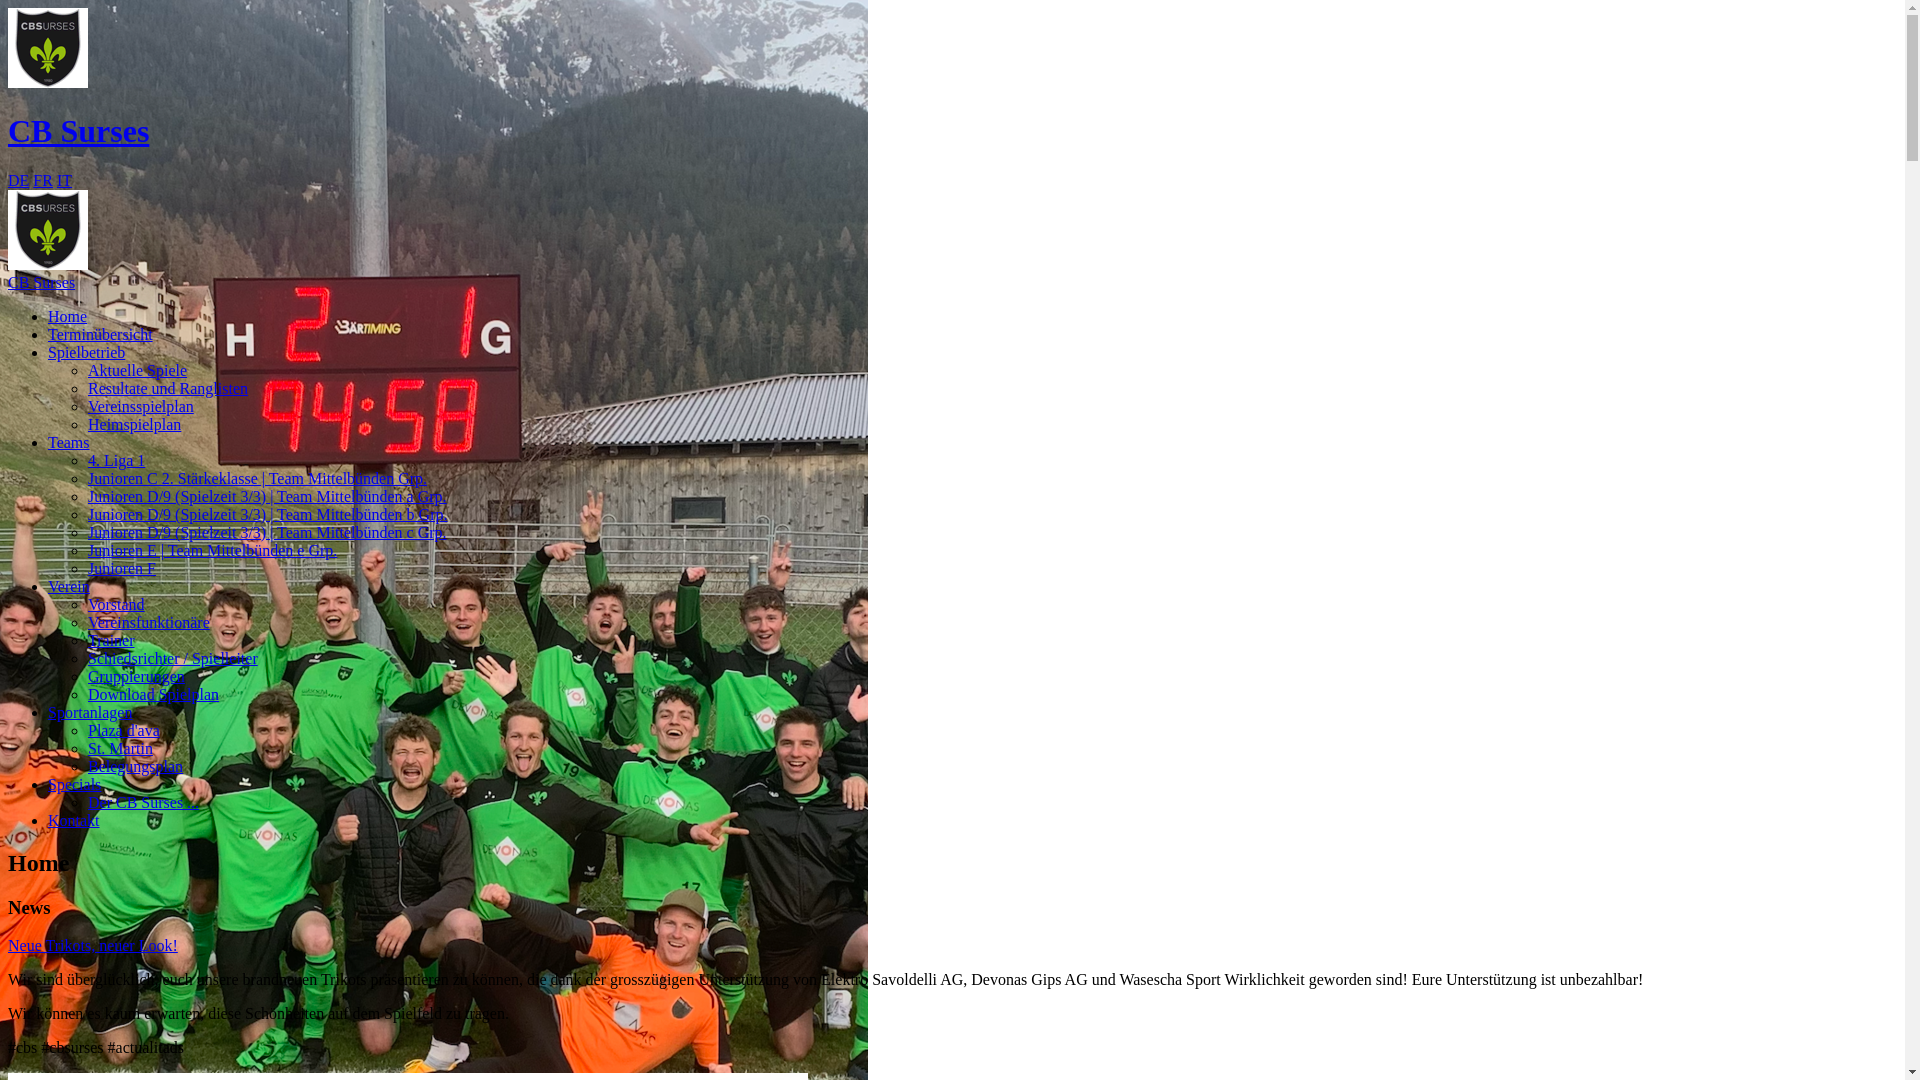 This screenshot has height=1080, width=1920. What do you see at coordinates (85, 351) in the screenshot?
I see `'Spielbetrieb'` at bounding box center [85, 351].